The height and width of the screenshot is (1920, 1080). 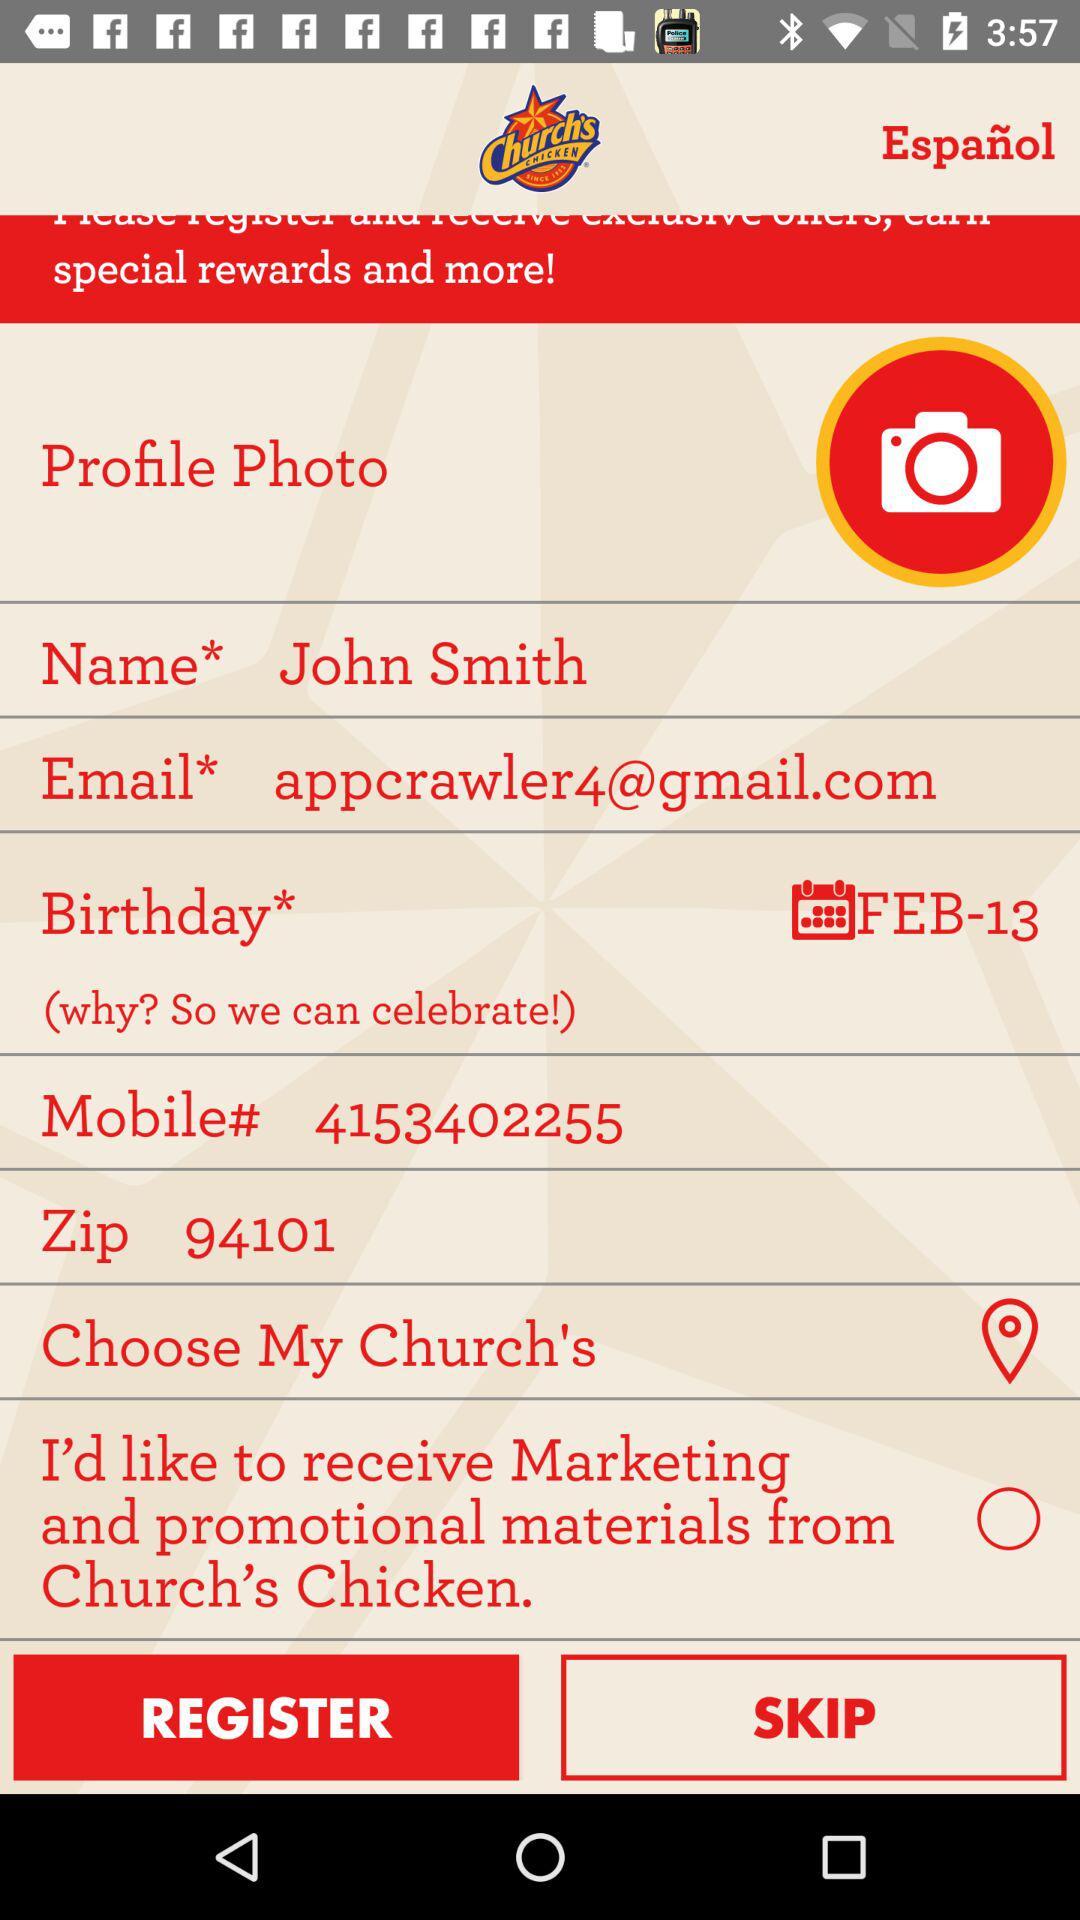 I want to click on the text which is at the top right corner of the page, so click(x=967, y=138).